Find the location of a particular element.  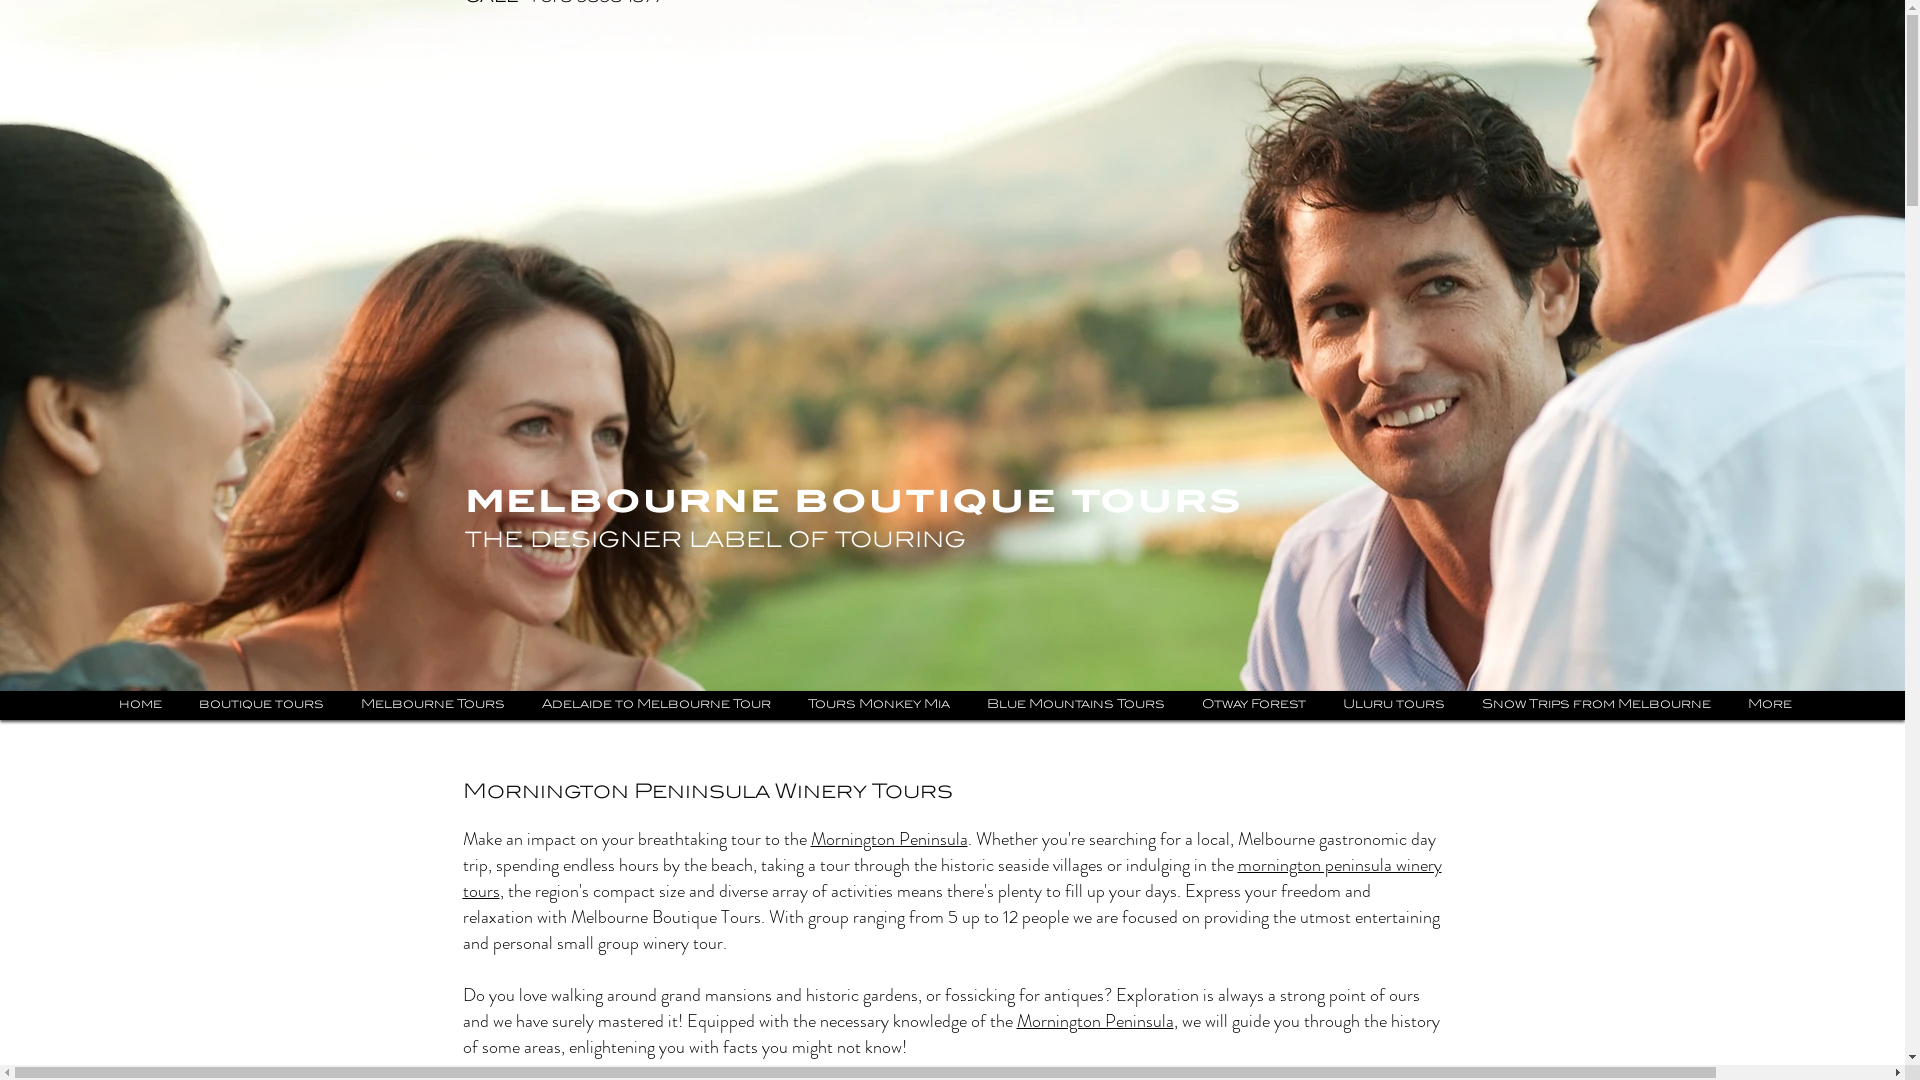

'Snow Trips from Melbourne' is located at coordinates (1595, 704).